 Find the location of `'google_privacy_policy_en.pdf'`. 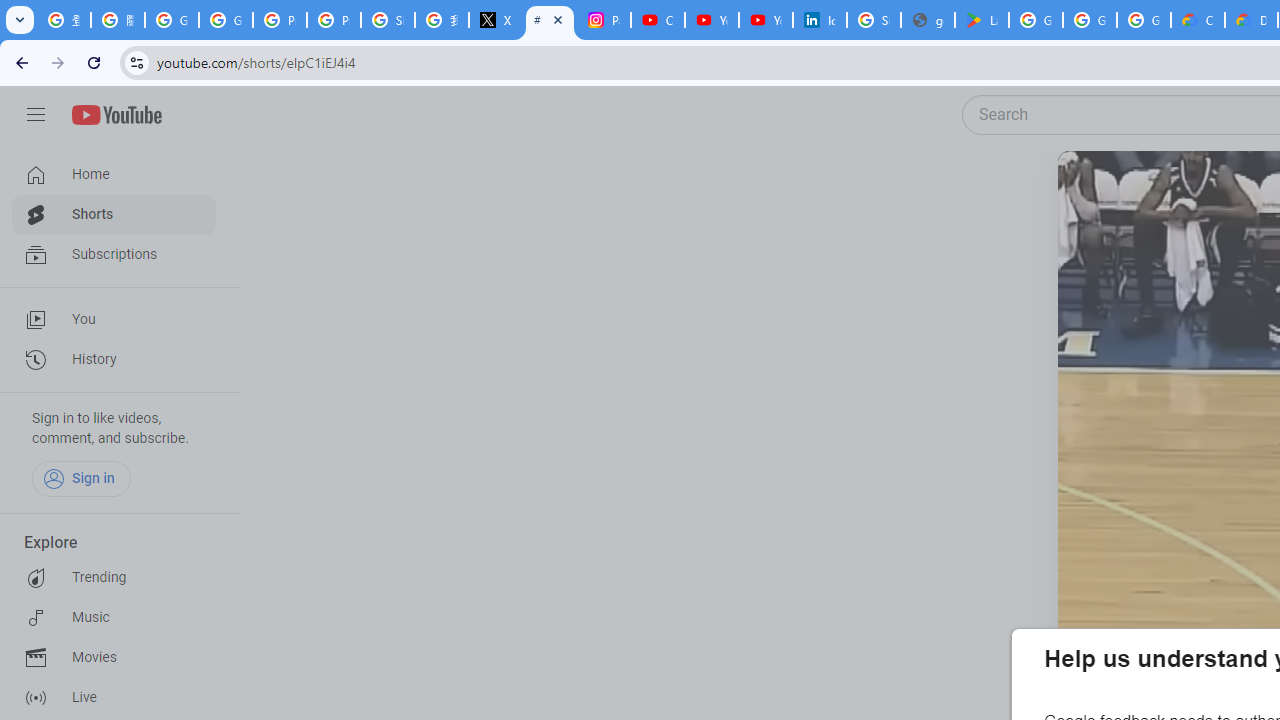

'google_privacy_policy_en.pdf' is located at coordinates (927, 20).